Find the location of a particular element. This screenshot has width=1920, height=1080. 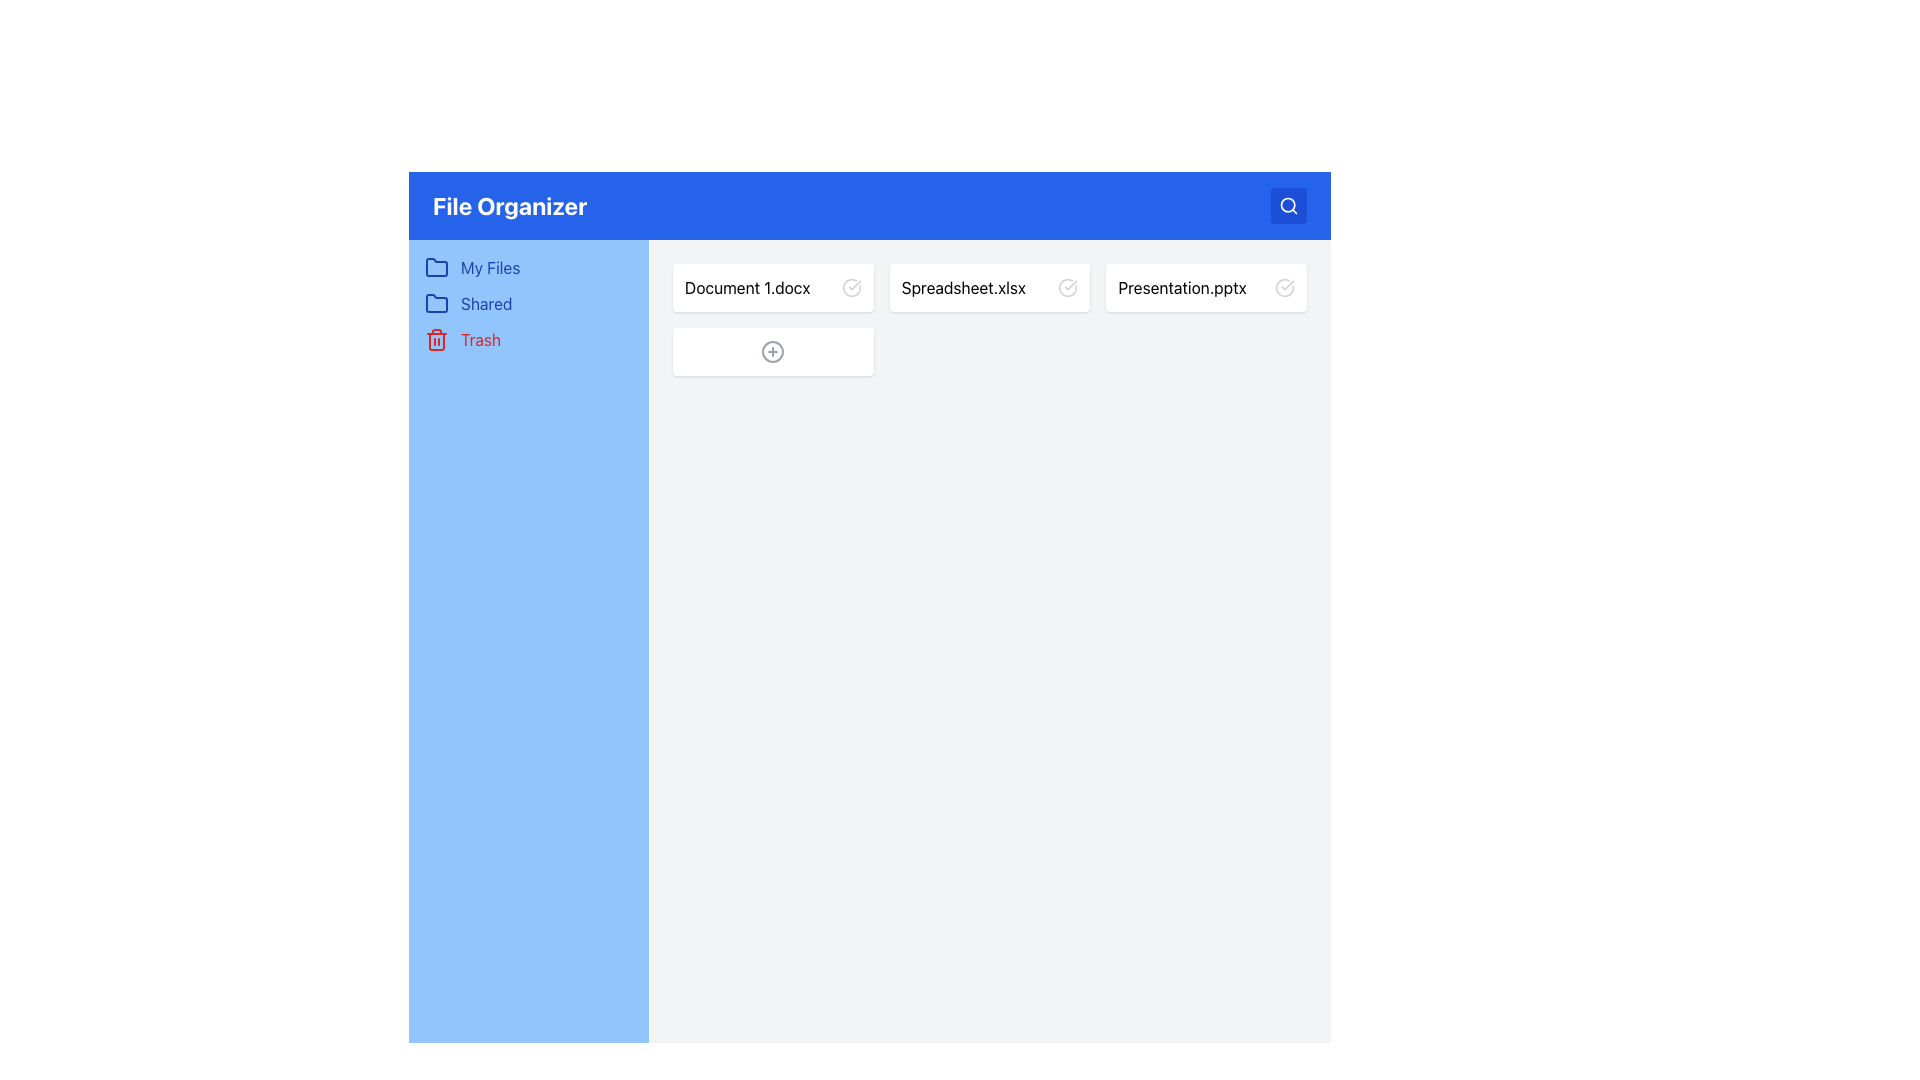

the 'Shared' navigation item, which is styled in blue and located between 'My Files' and 'Trash' in the left panel menu is located at coordinates (528, 304).